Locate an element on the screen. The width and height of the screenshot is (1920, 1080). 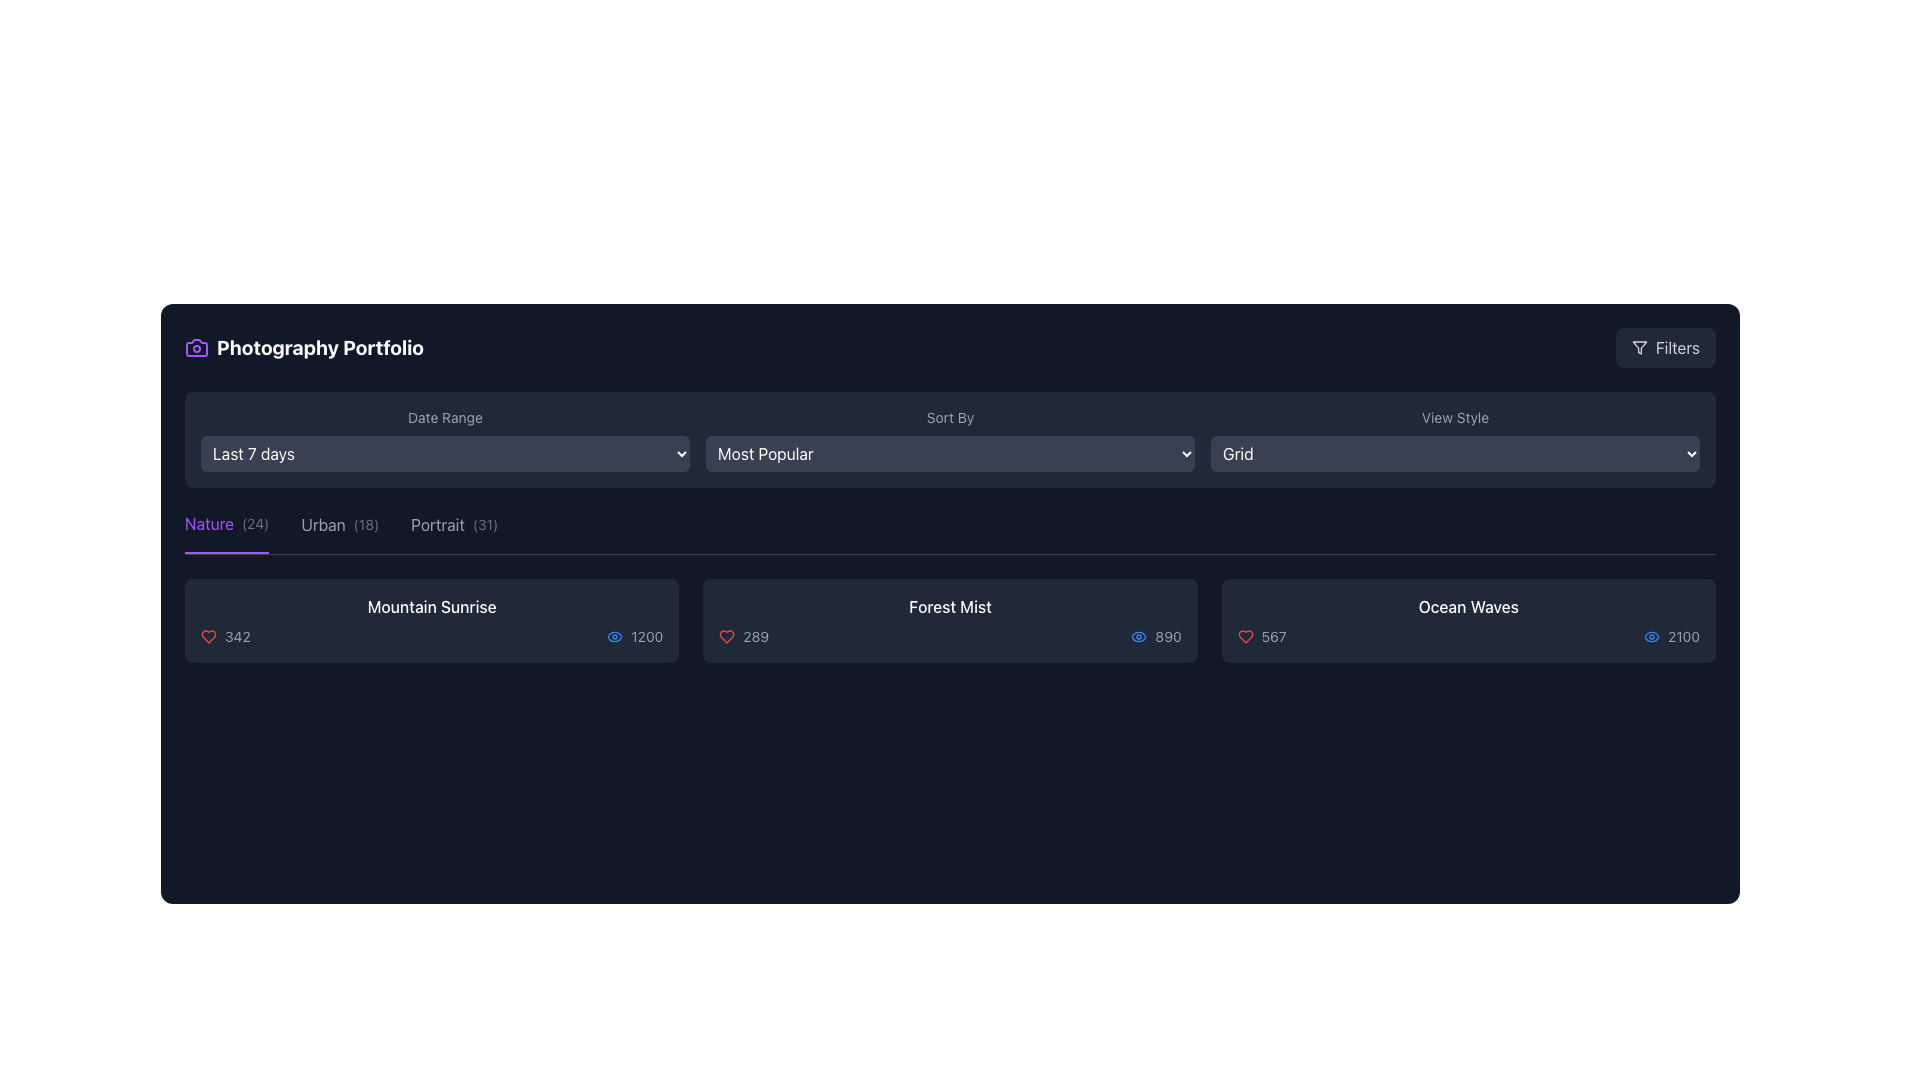
the 'Nature' tab, which is the first item in a horizontal menu of filter options is located at coordinates (226, 523).